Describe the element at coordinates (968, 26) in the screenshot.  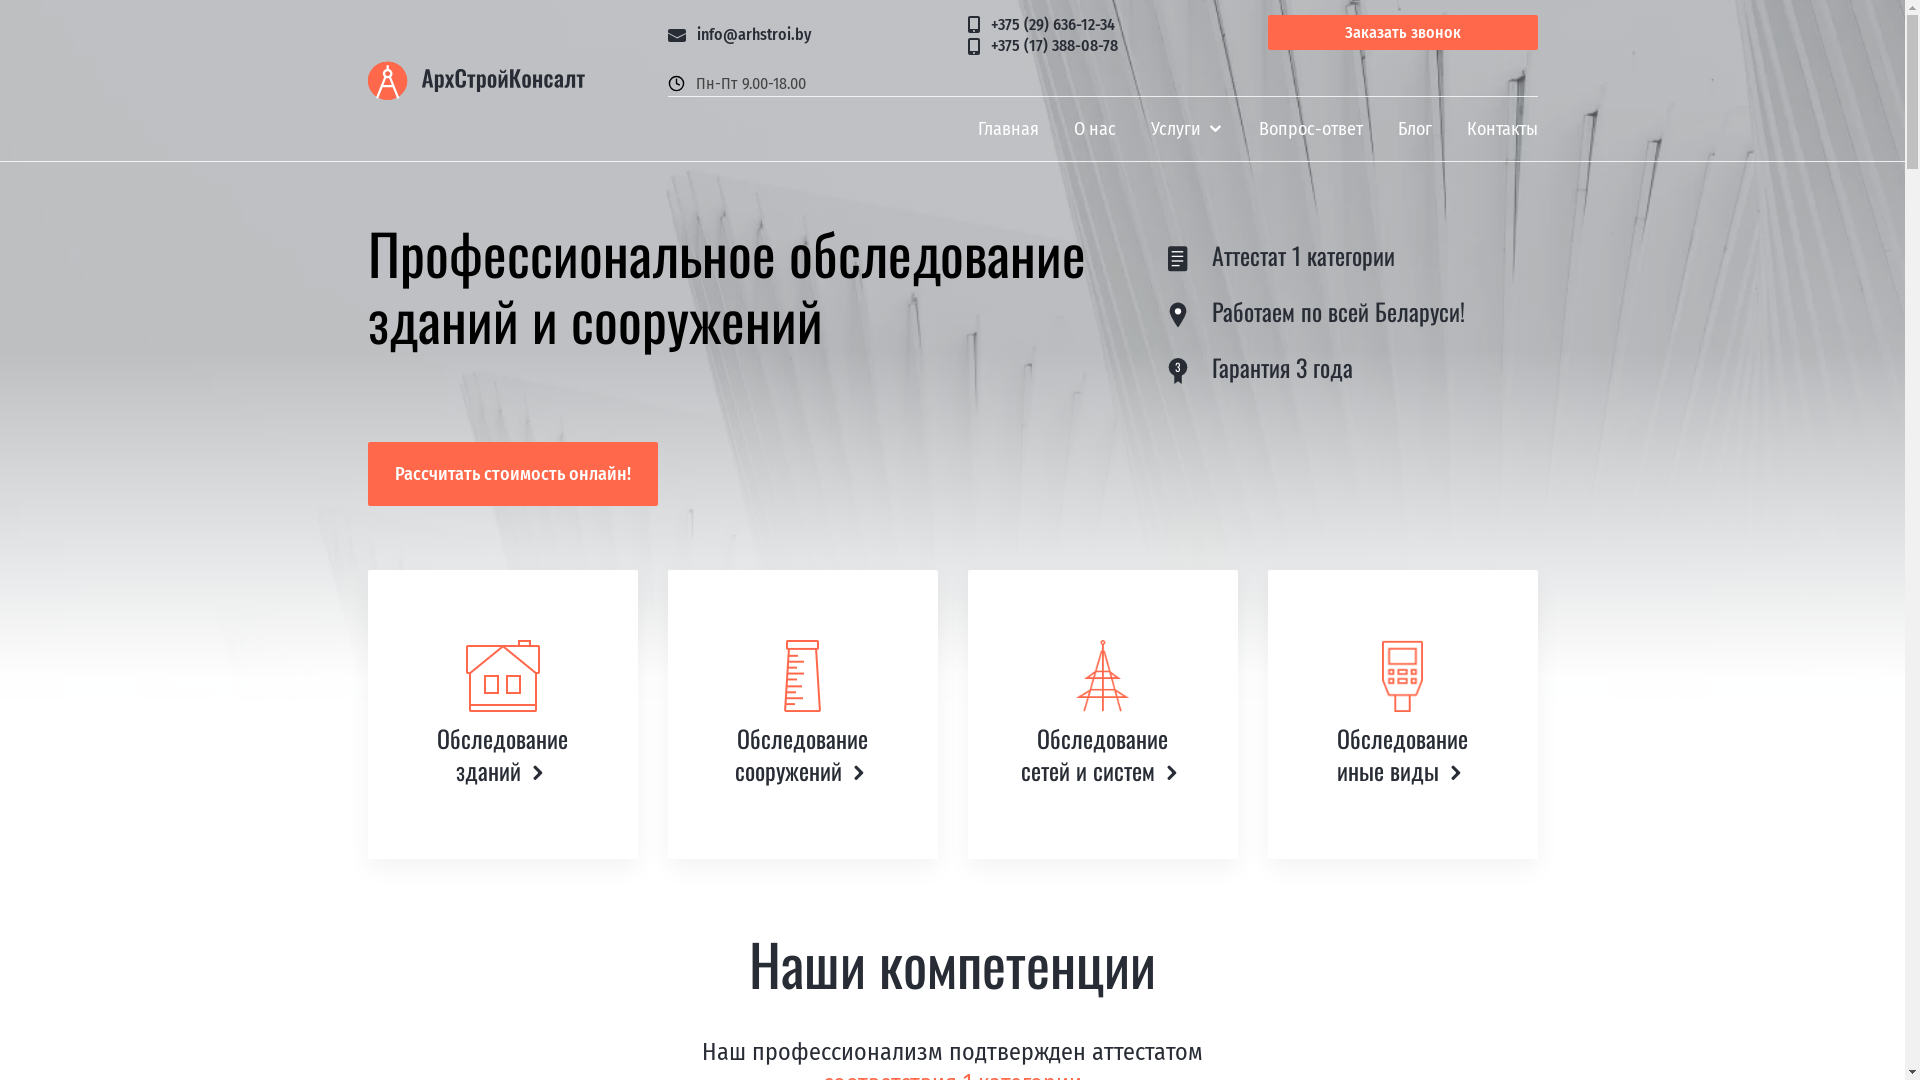
I see `'+375 (29) 636-12-34'` at that location.